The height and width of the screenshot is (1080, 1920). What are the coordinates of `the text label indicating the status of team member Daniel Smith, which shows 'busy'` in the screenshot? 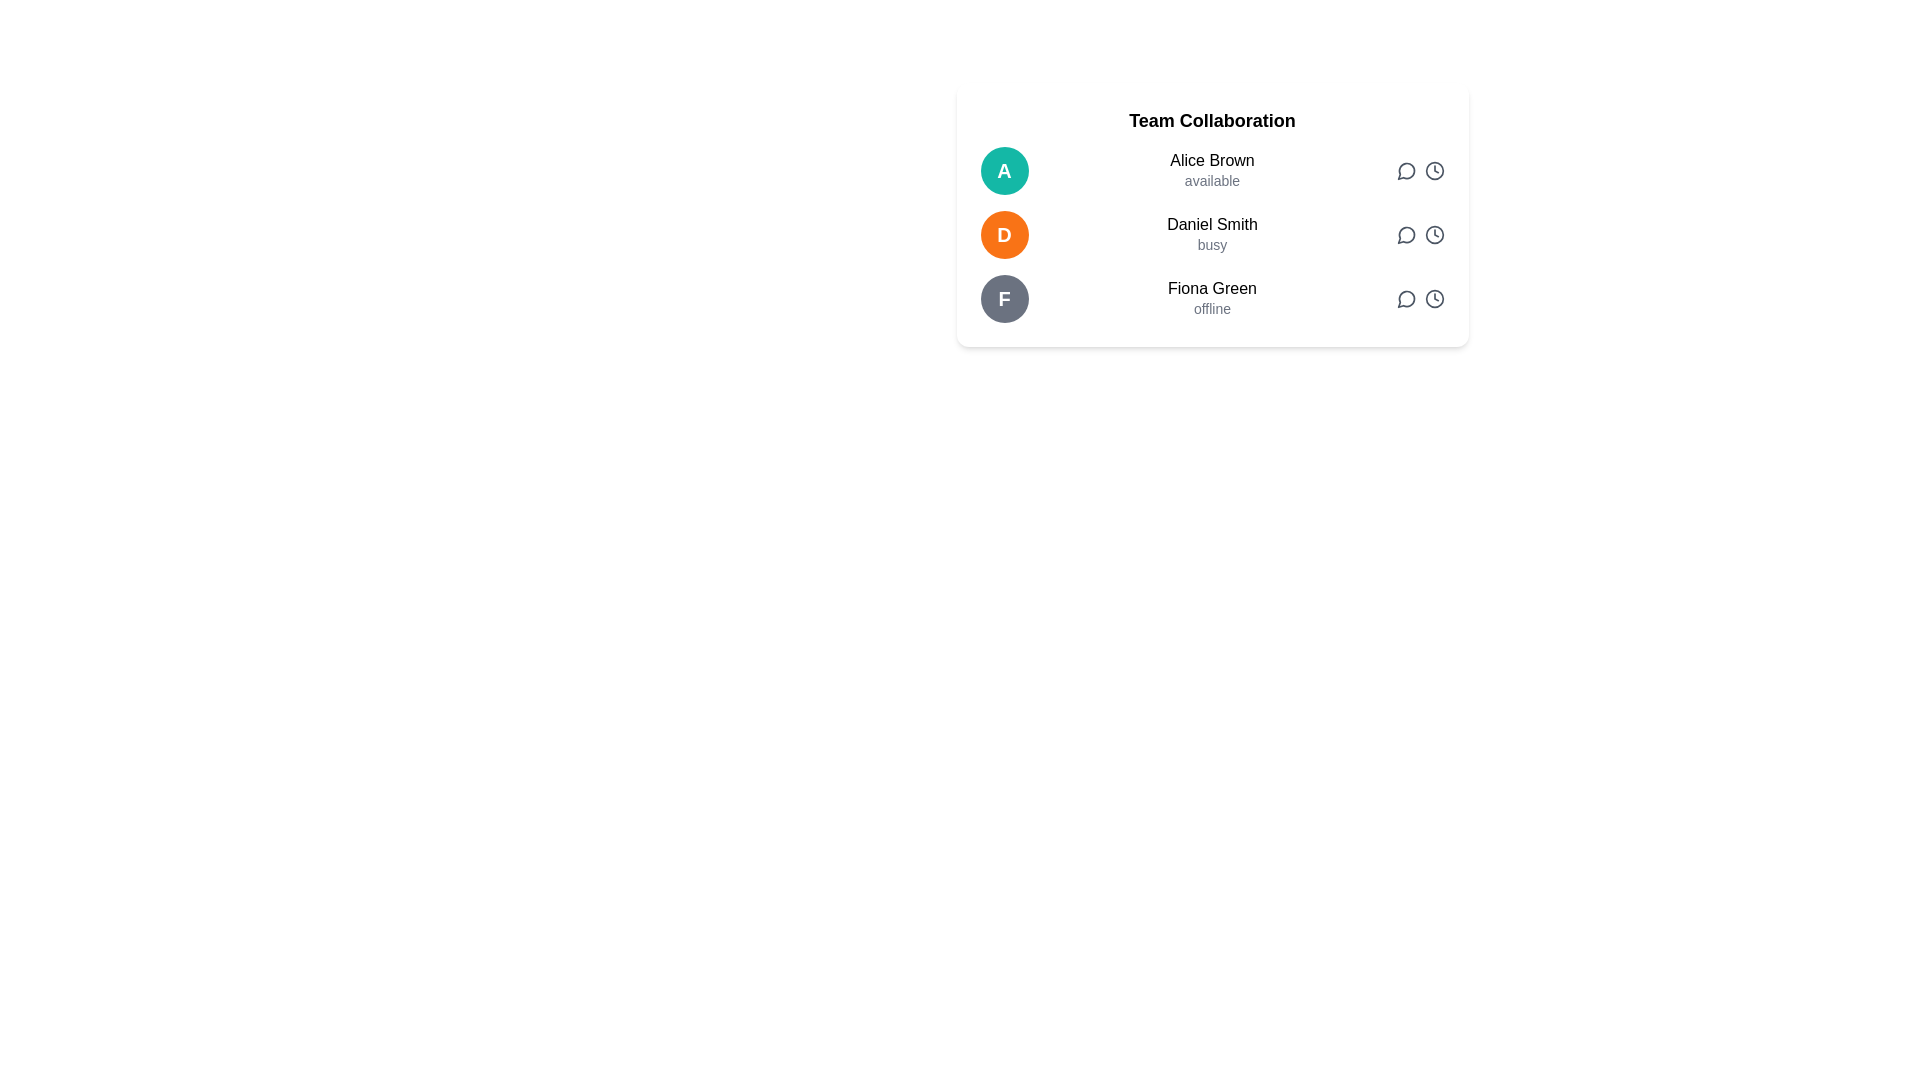 It's located at (1211, 244).